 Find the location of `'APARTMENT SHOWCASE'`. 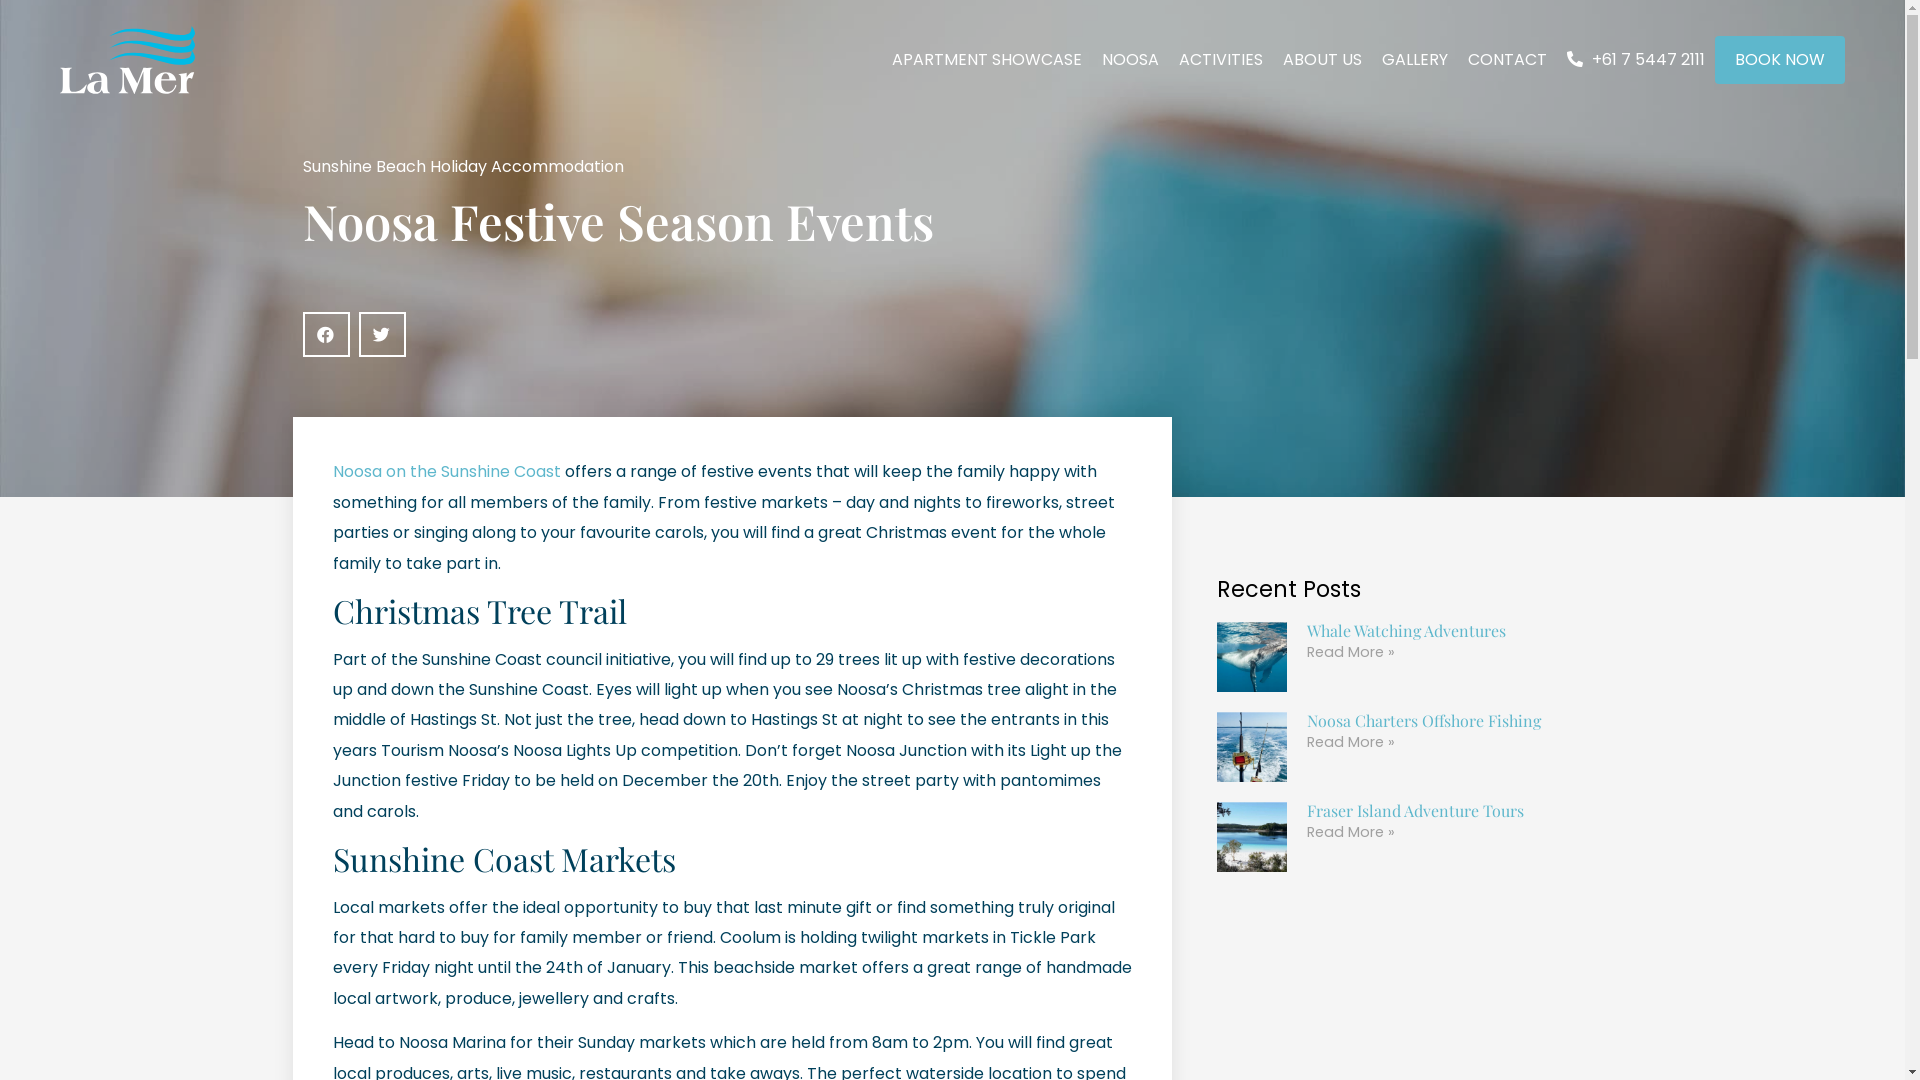

'APARTMENT SHOWCASE' is located at coordinates (987, 59).